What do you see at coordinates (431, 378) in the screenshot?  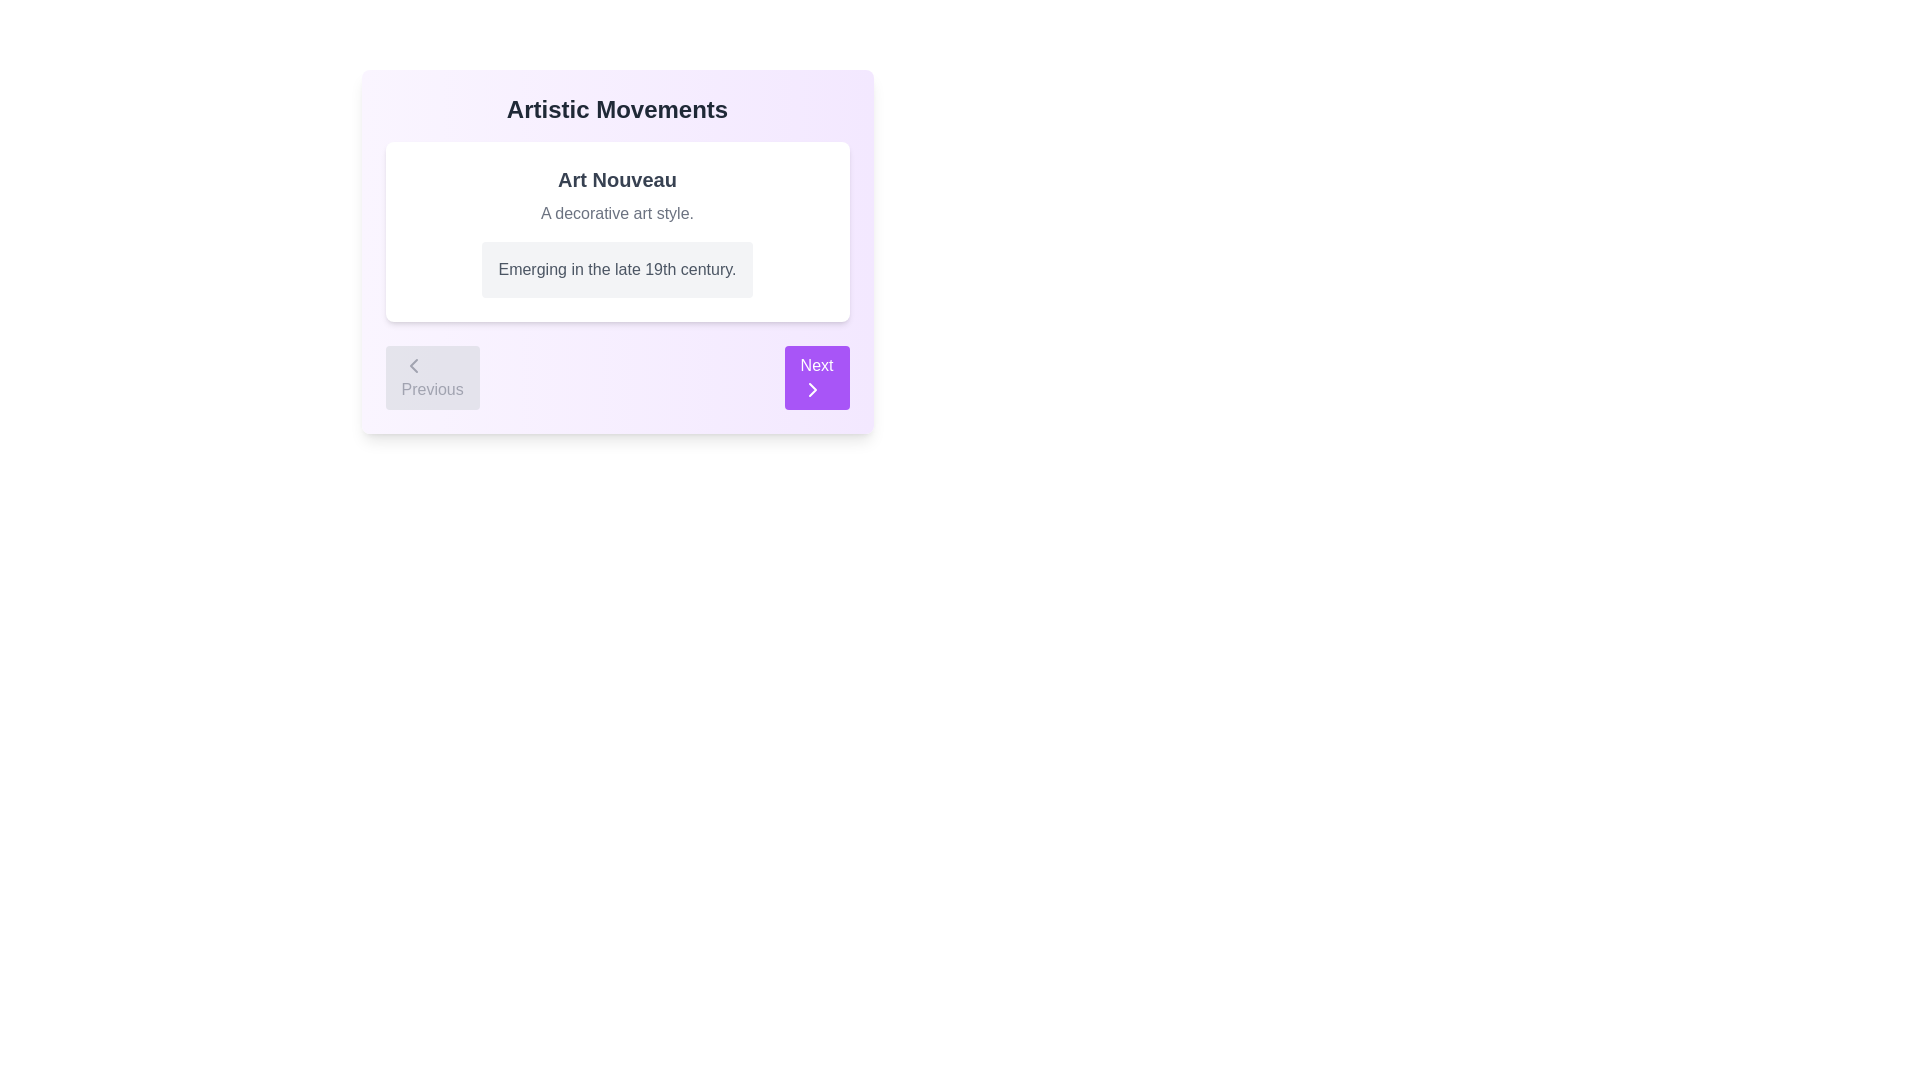 I see `the Previous button to navigate through concepts` at bounding box center [431, 378].